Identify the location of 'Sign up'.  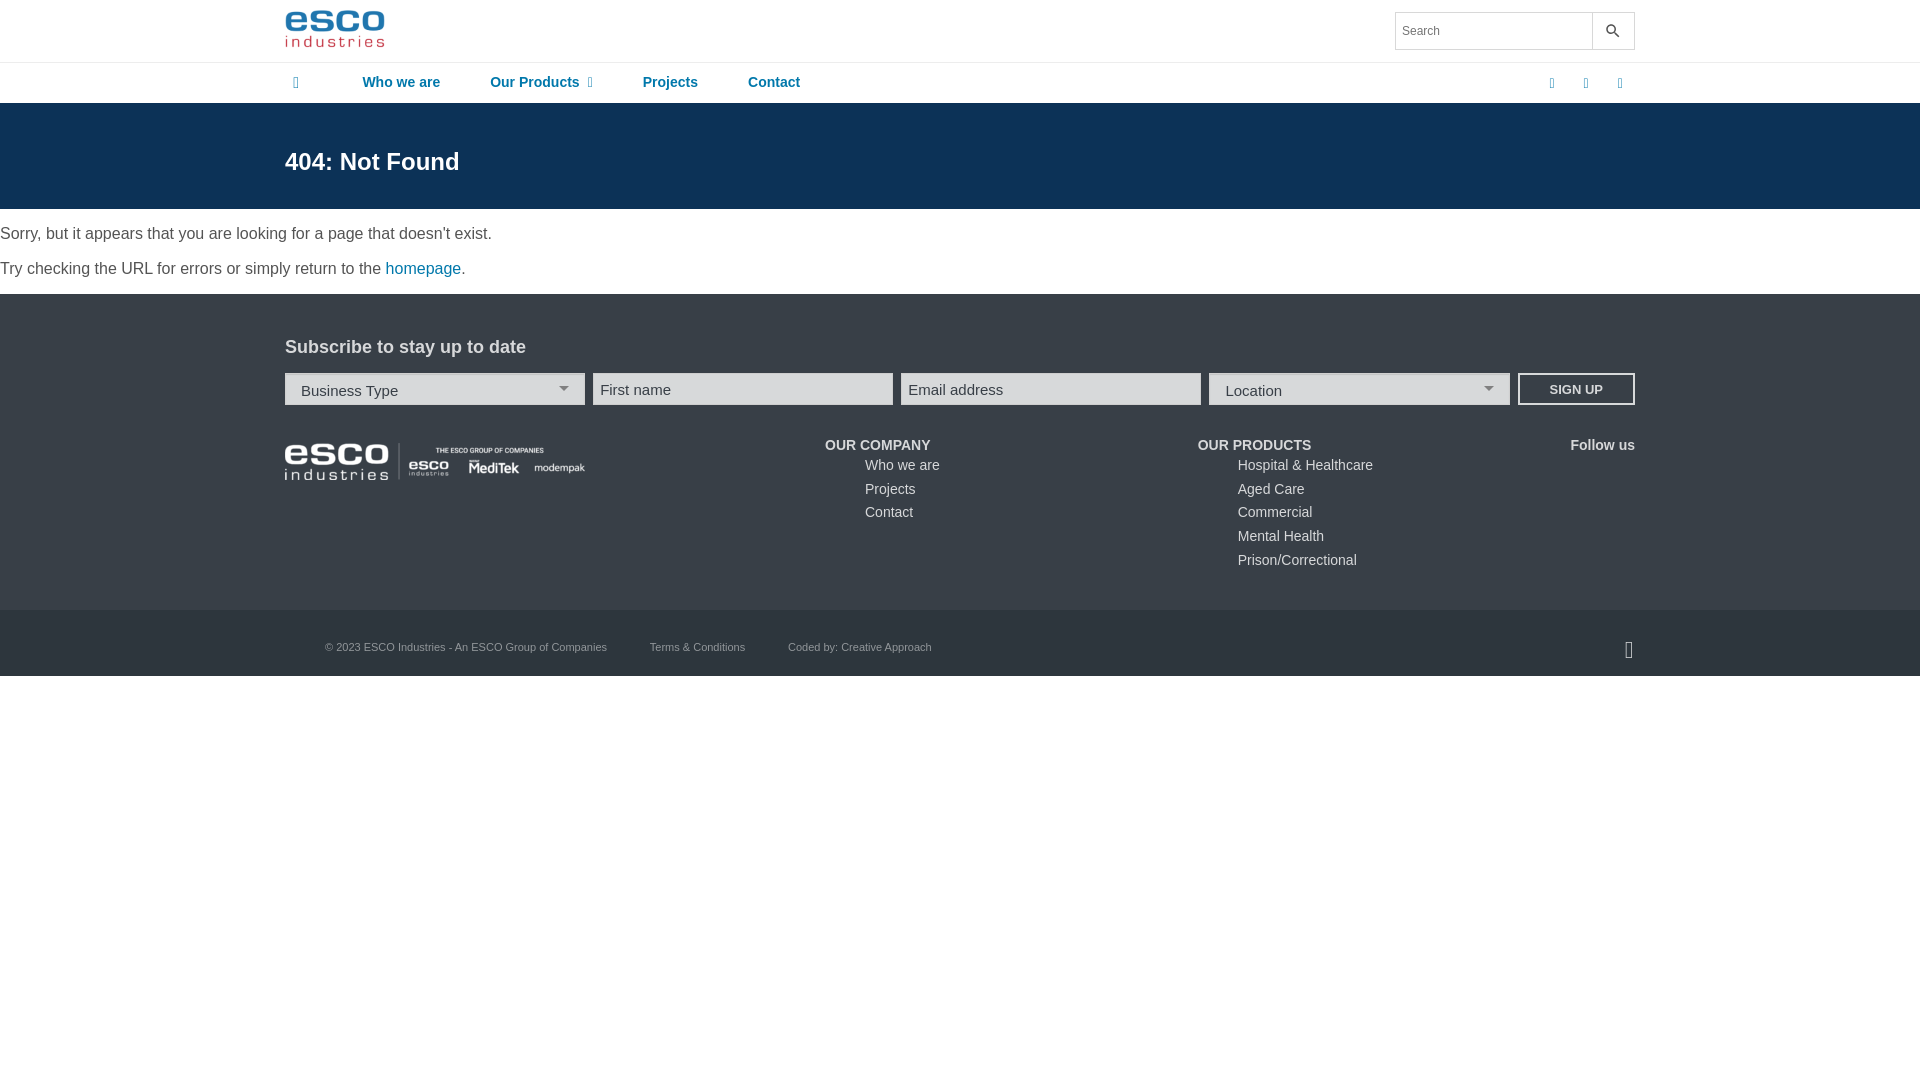
(1517, 389).